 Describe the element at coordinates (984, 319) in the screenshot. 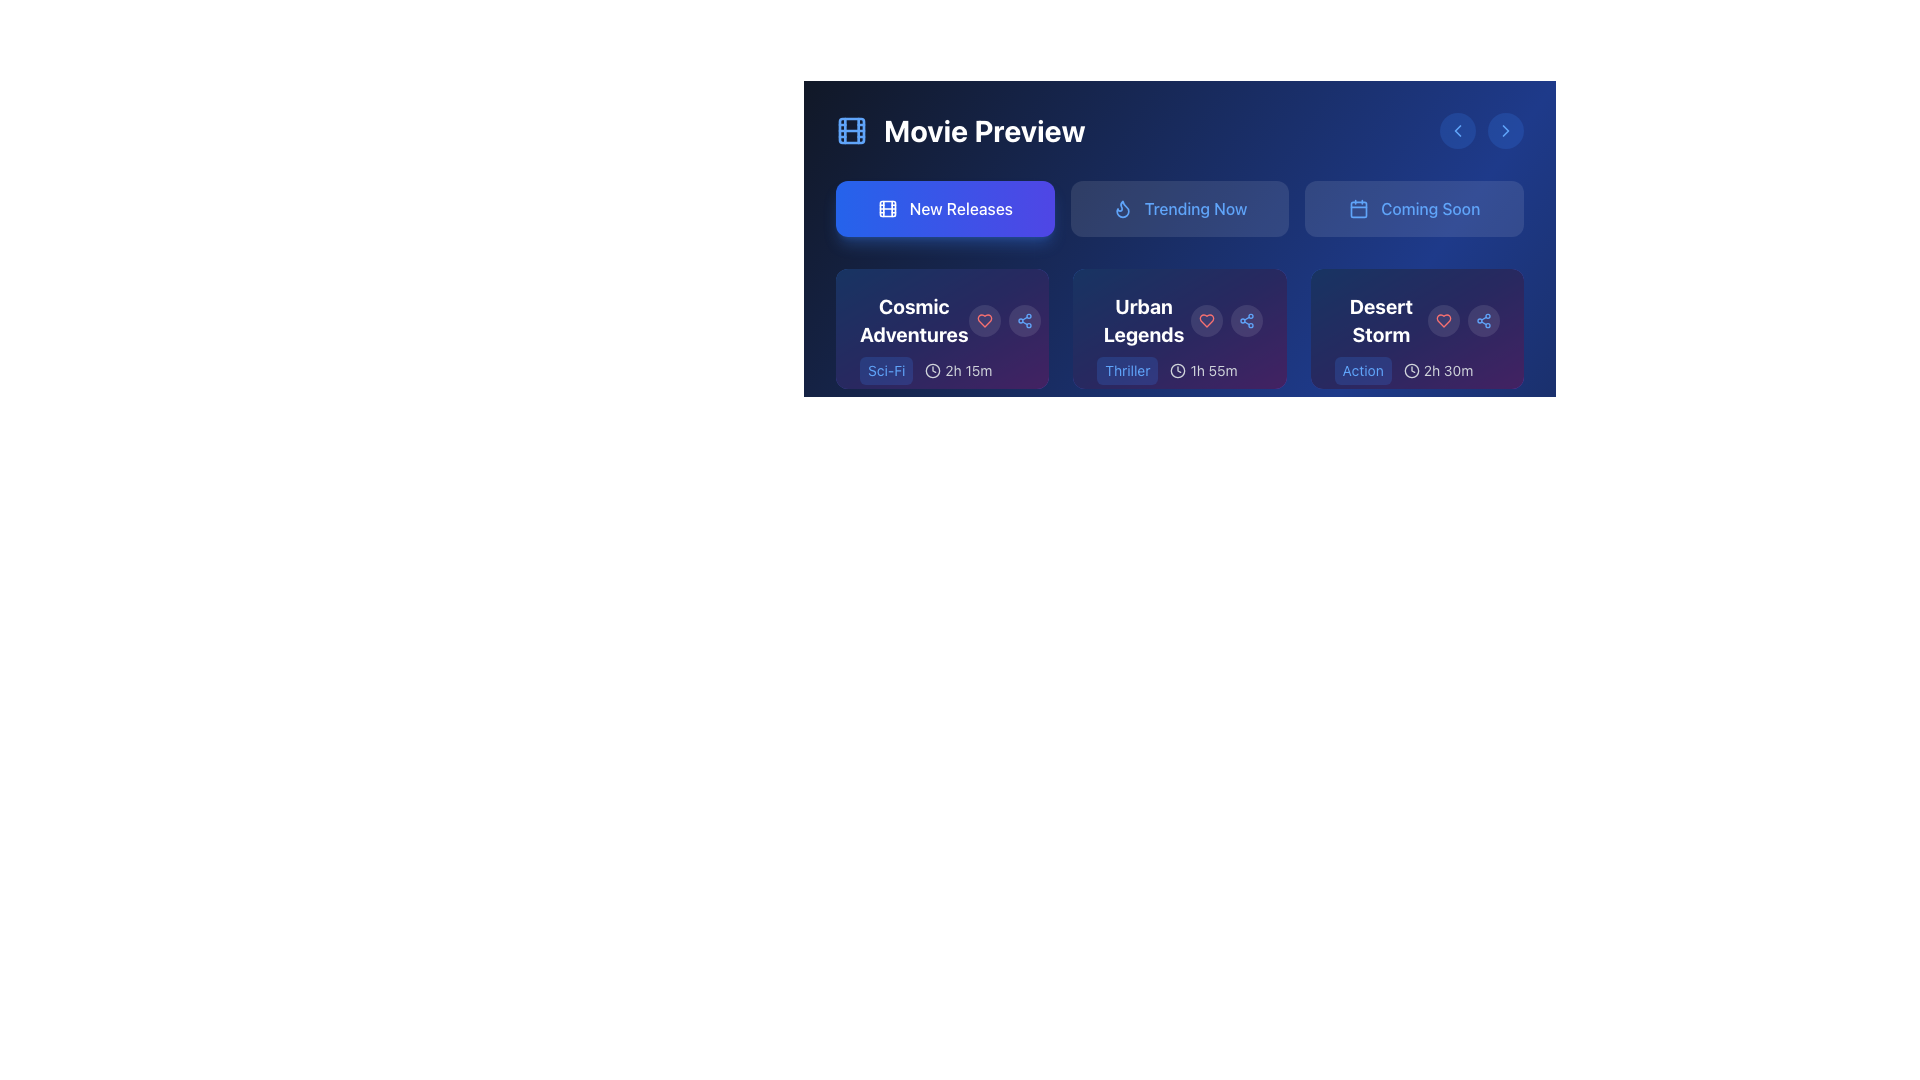

I see `the favorite button marked with a heart symbol, which is located between the title 'Cosmic Adventures' and a share icon in the movie entry card` at that location.